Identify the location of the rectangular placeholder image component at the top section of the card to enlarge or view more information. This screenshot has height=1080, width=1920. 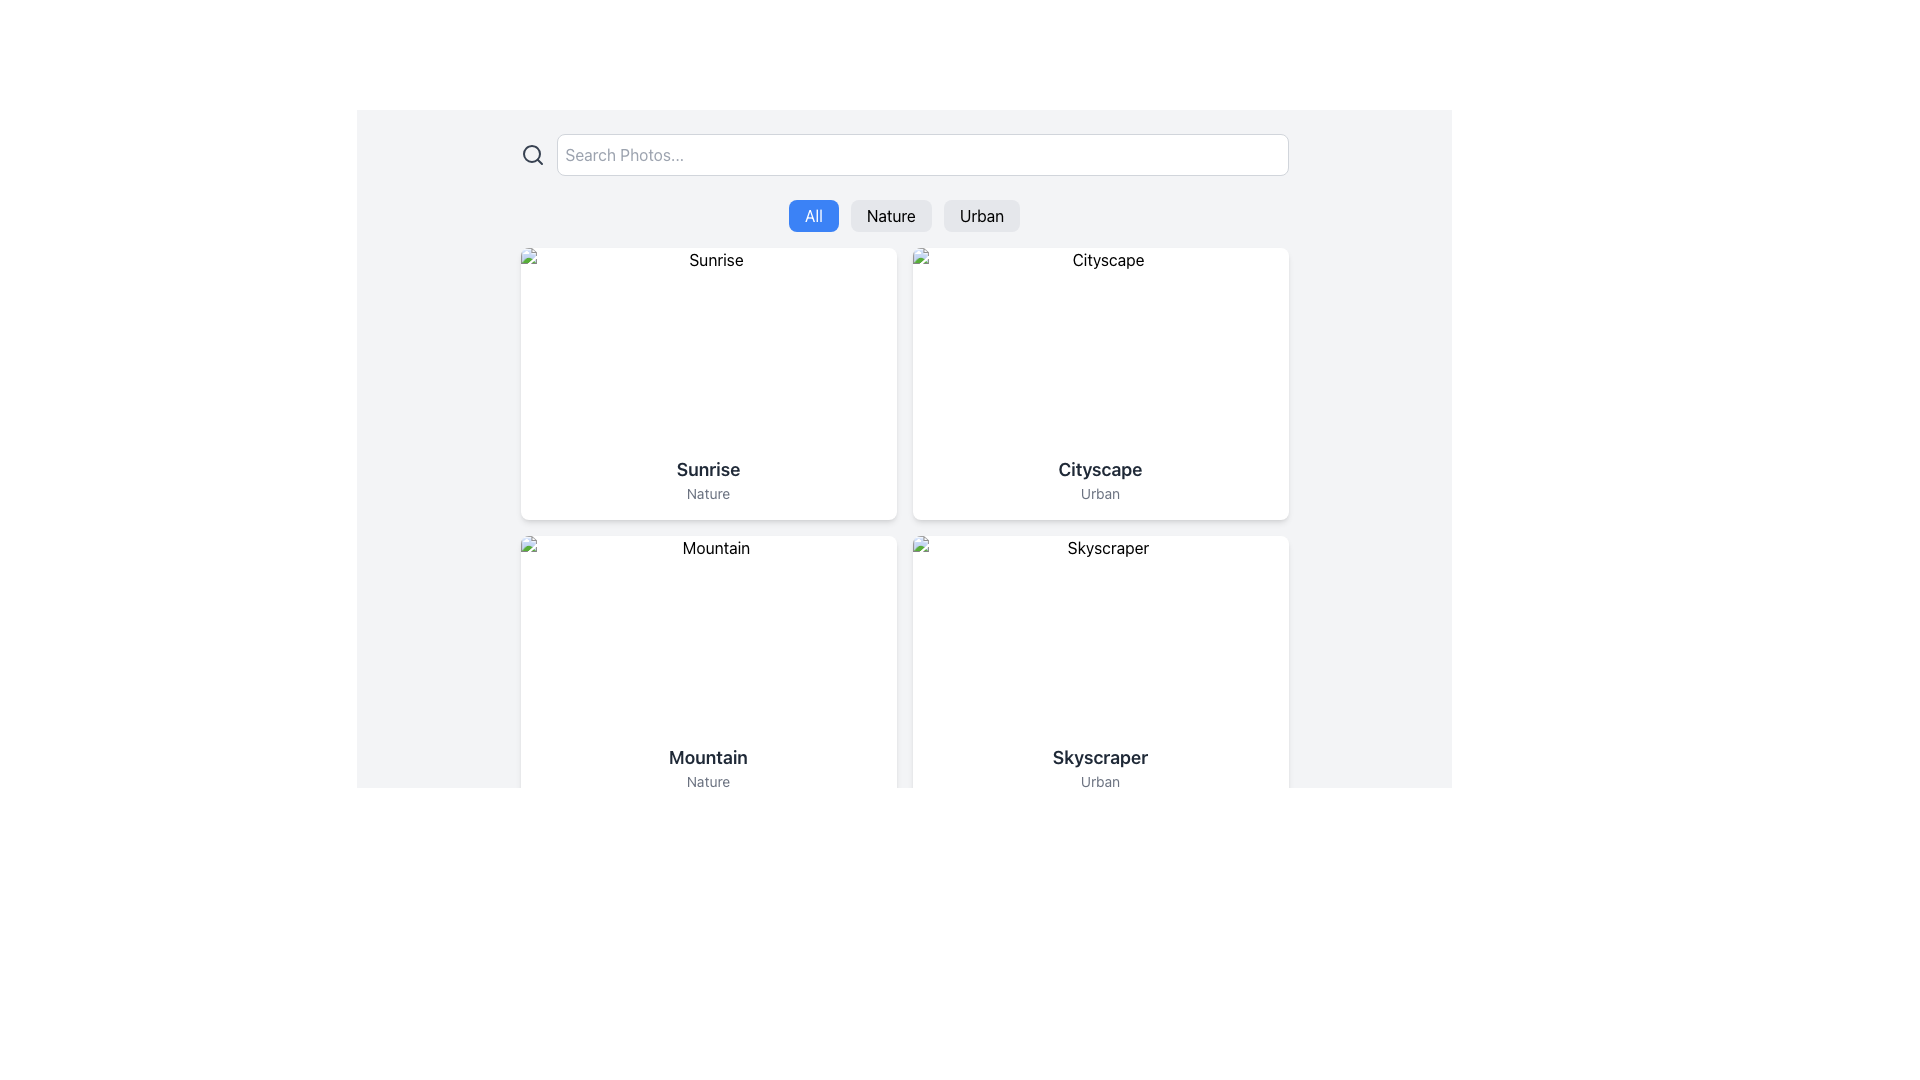
(708, 342).